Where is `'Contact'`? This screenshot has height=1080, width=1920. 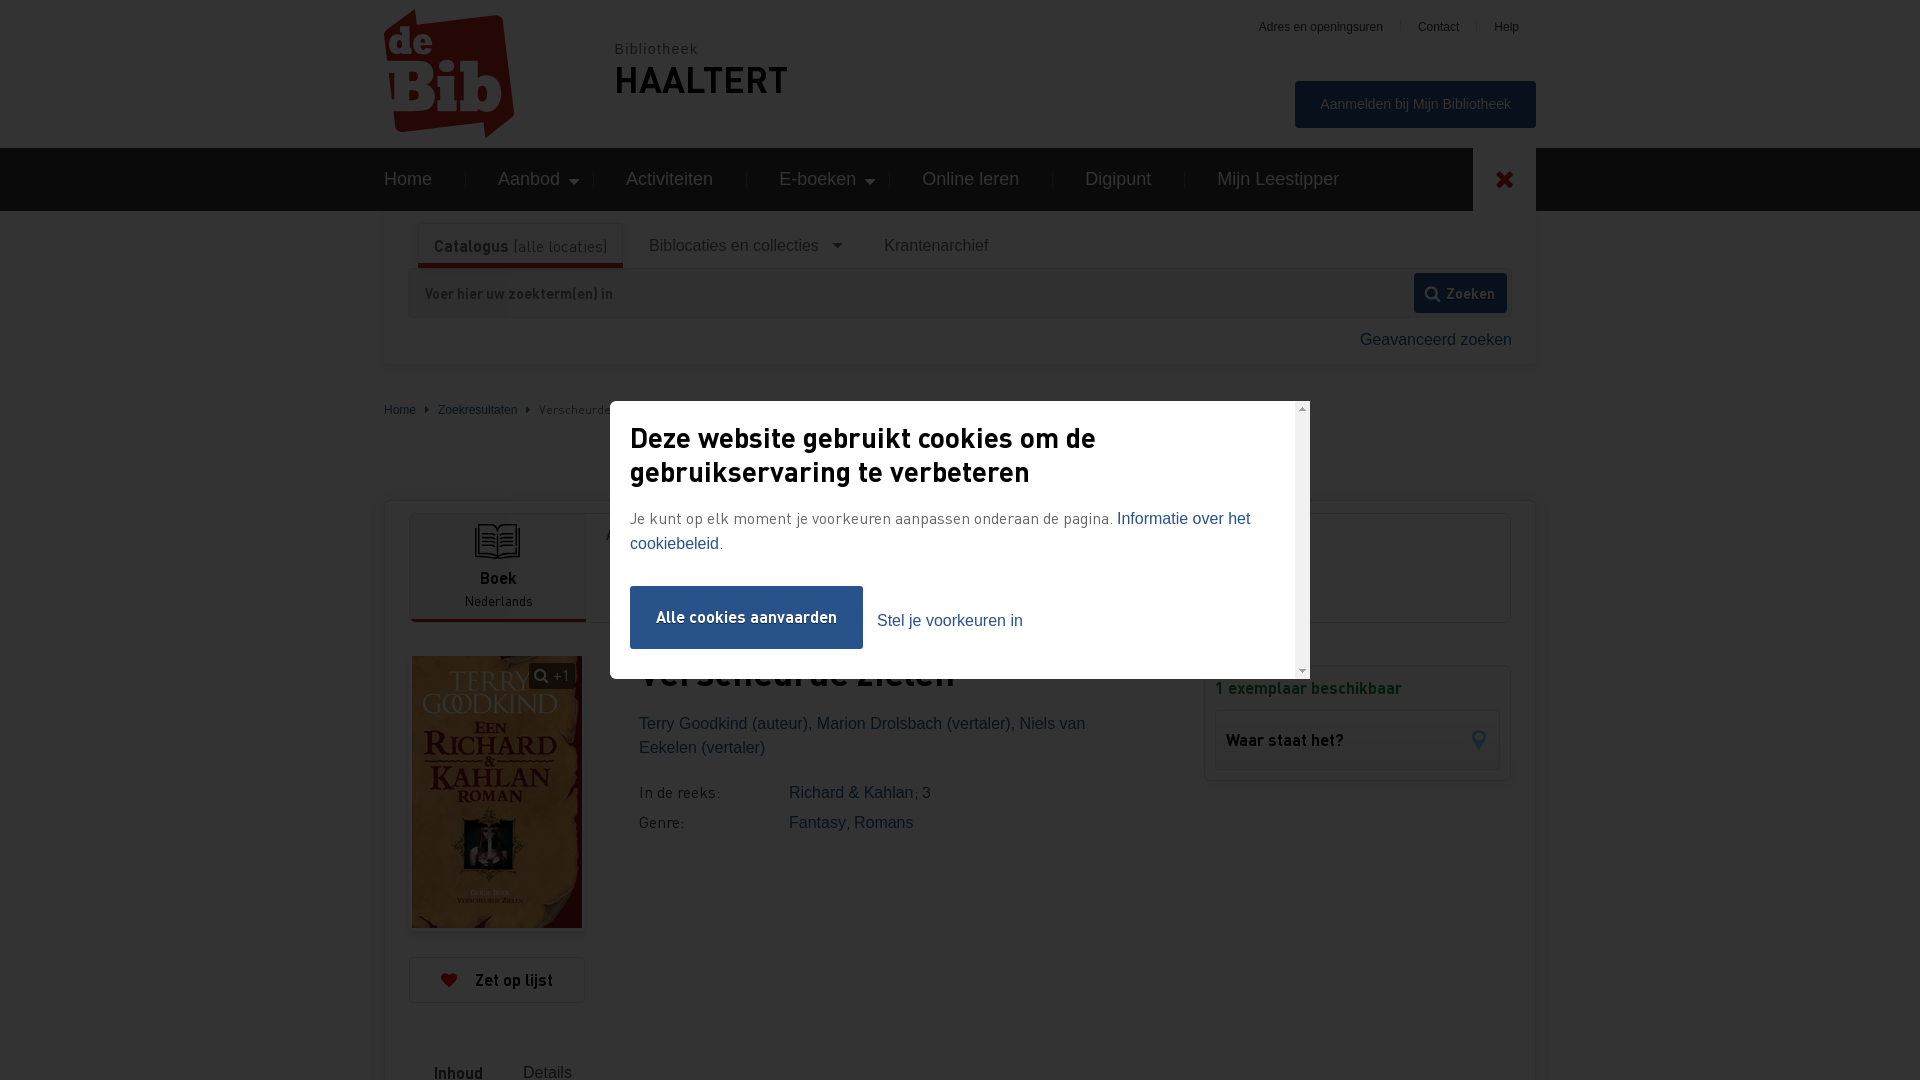
'Contact' is located at coordinates (1437, 27).